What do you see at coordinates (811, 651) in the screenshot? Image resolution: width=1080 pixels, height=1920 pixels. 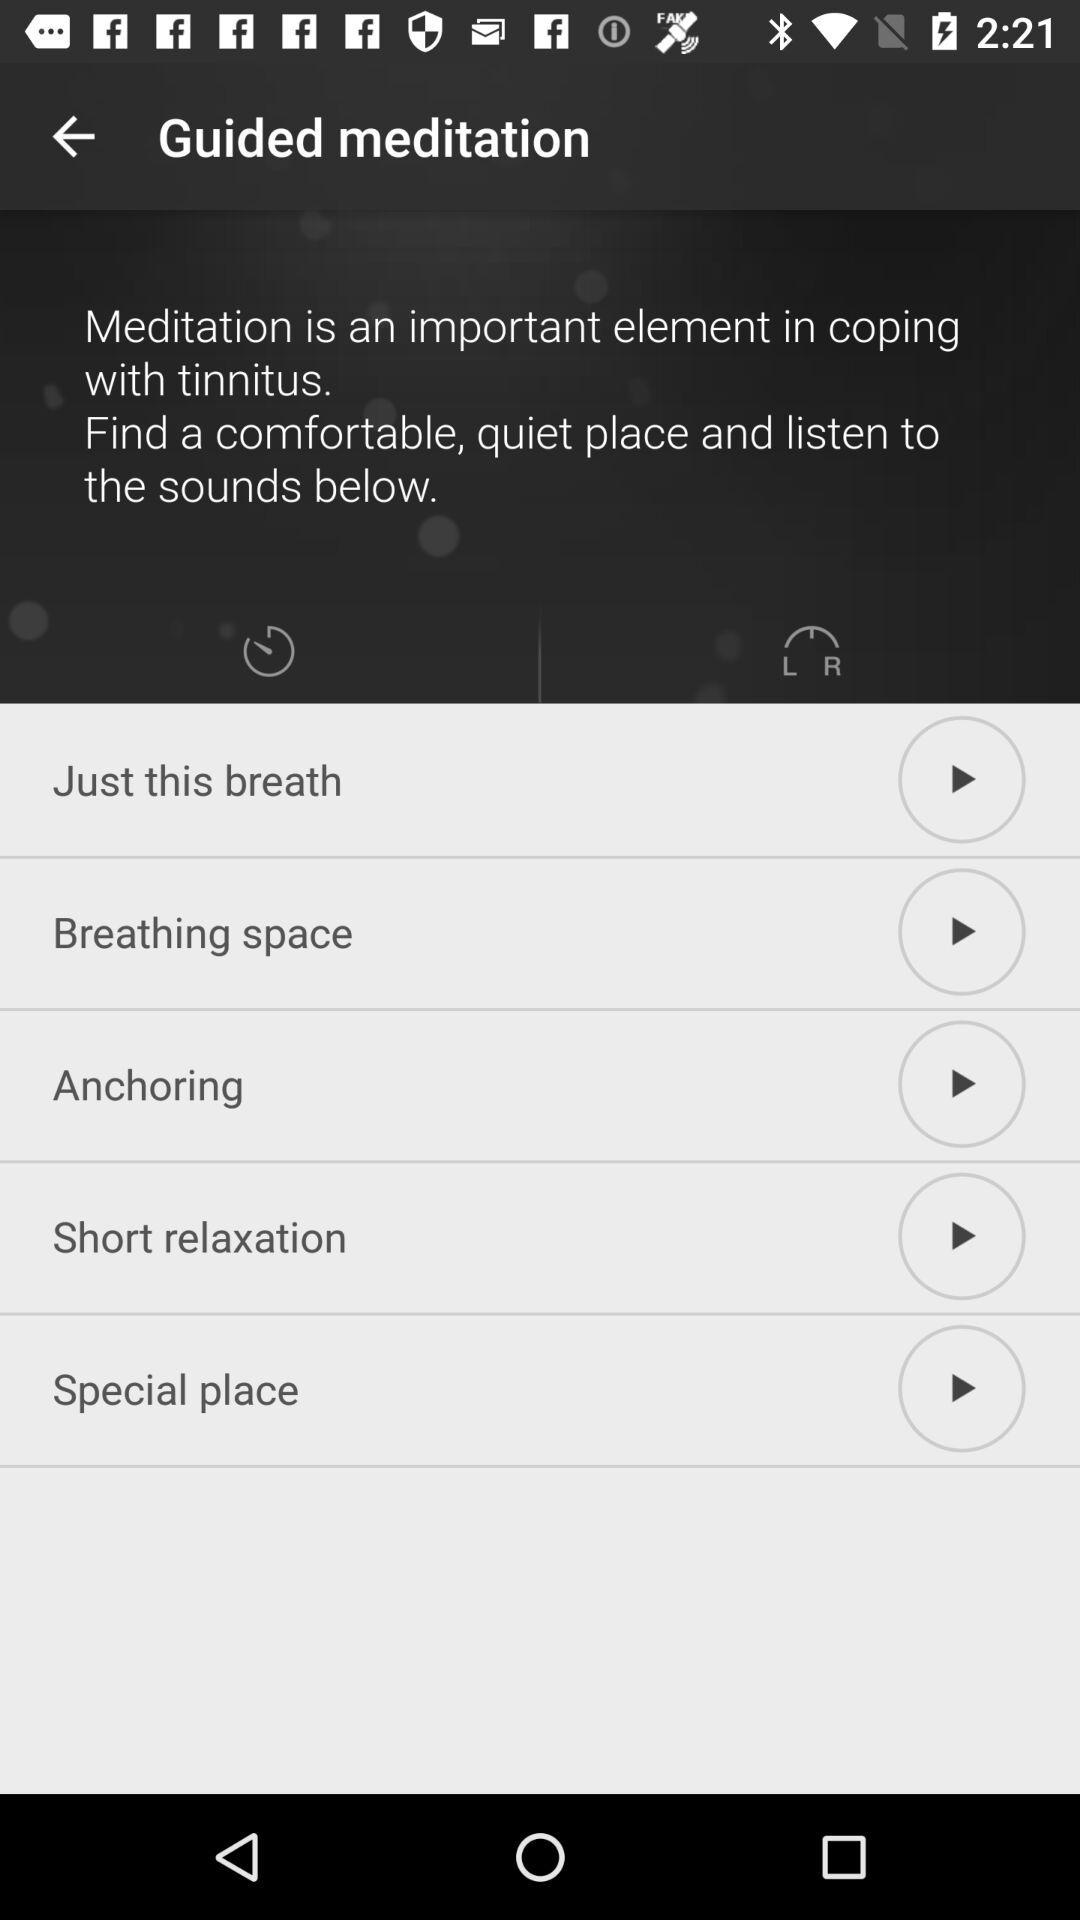 I see `the icon below meditation is an icon` at bounding box center [811, 651].